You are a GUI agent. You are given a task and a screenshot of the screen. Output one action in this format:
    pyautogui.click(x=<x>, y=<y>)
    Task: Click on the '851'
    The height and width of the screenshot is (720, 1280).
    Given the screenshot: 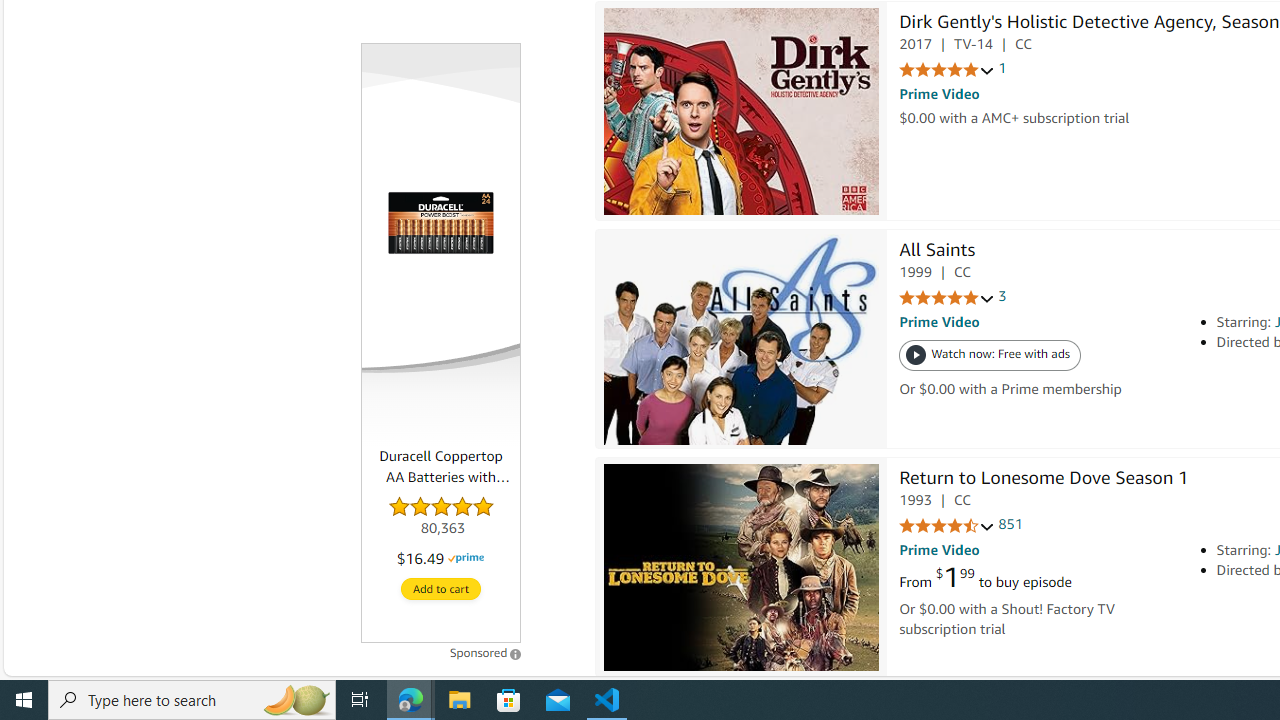 What is the action you would take?
    pyautogui.click(x=1010, y=523)
    